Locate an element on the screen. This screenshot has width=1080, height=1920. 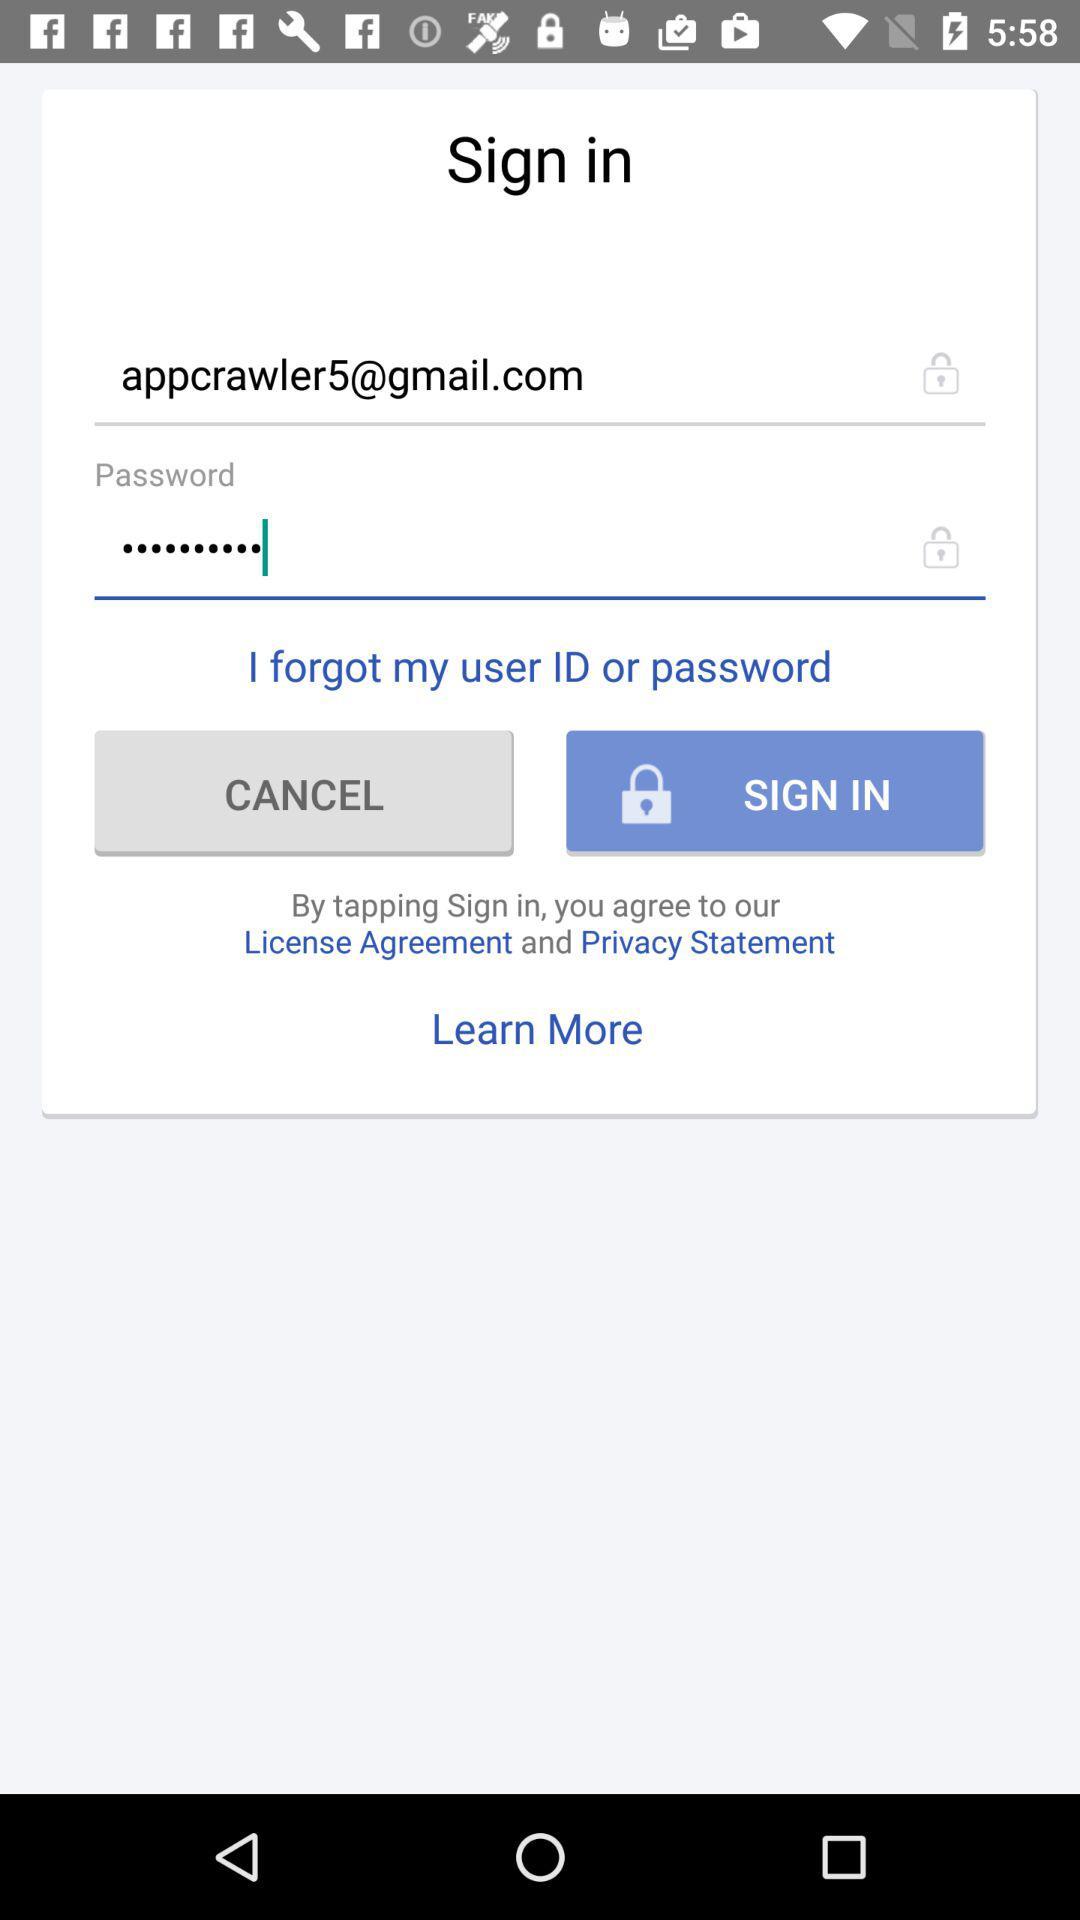
the item below password item is located at coordinates (540, 547).